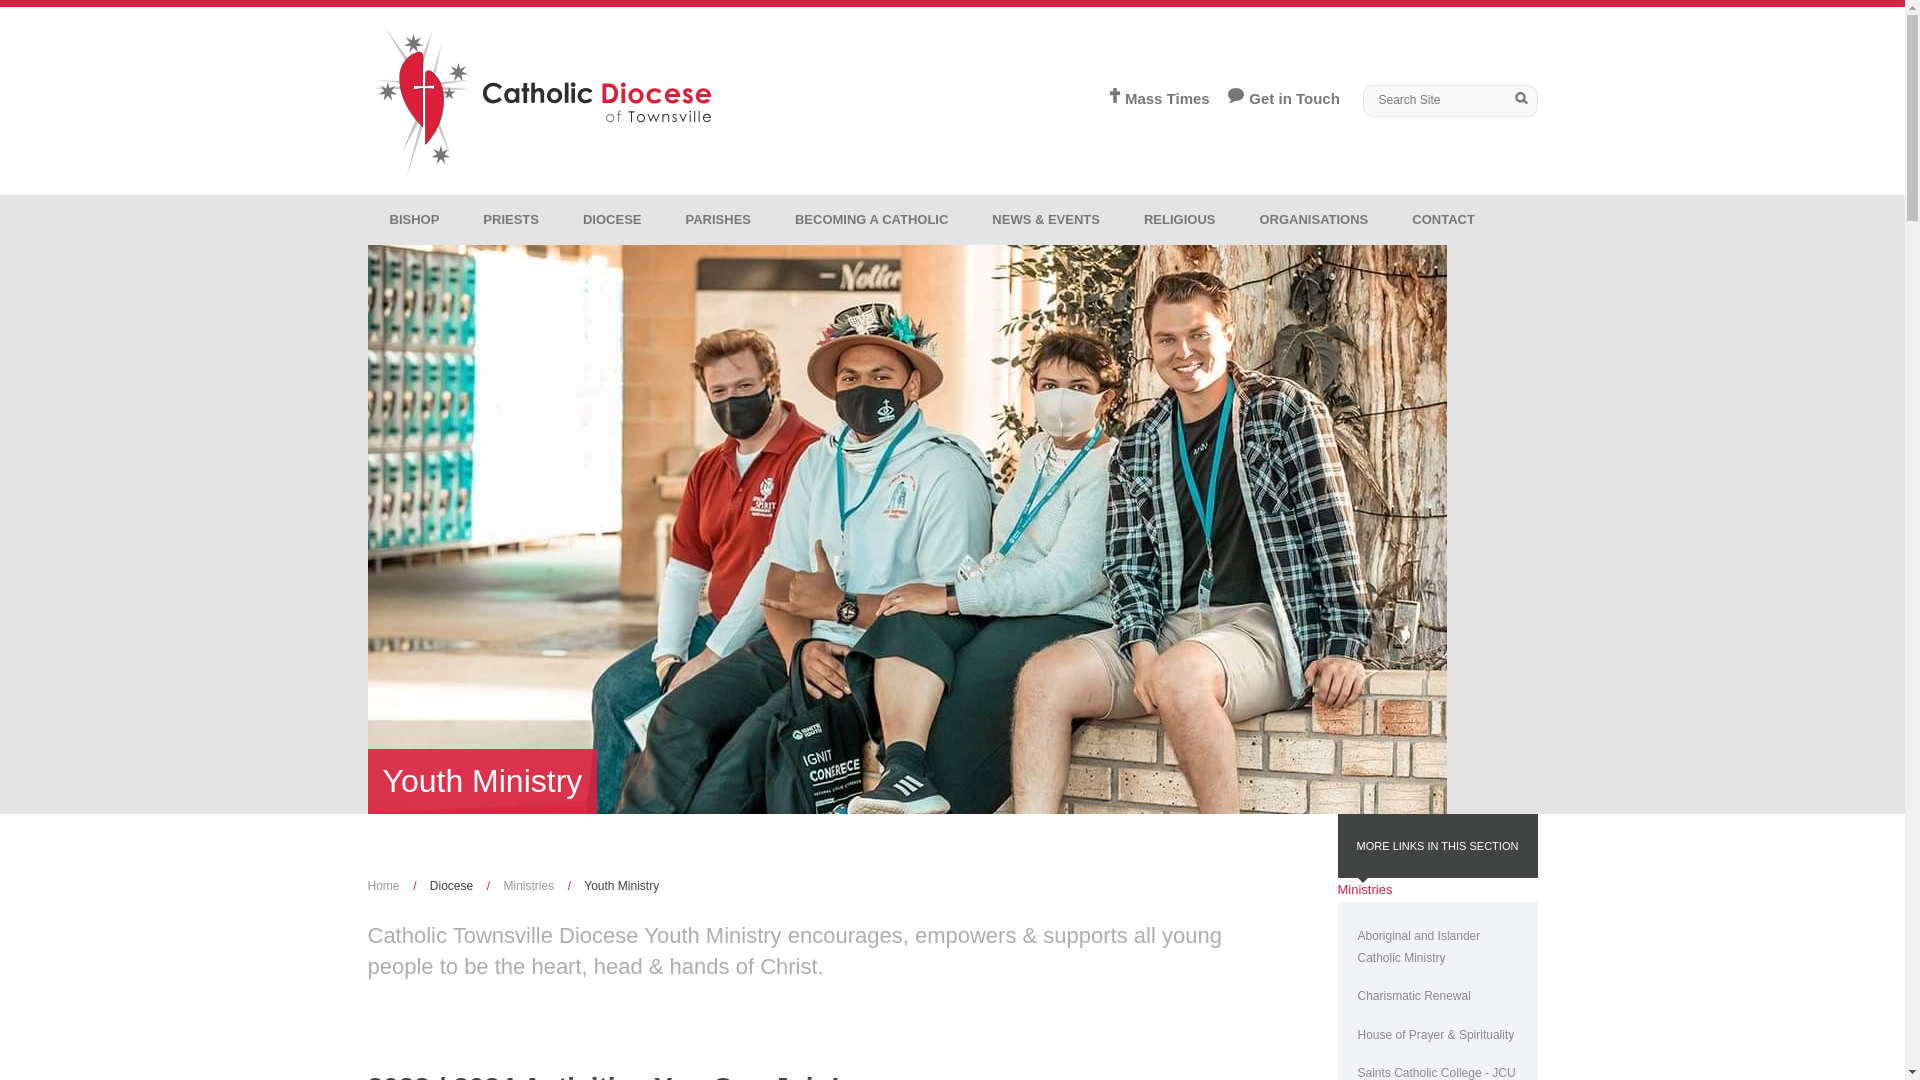 This screenshot has width=1920, height=1080. Describe the element at coordinates (1338, 1034) in the screenshot. I see `'House of Prayer & Spirituality'` at that location.